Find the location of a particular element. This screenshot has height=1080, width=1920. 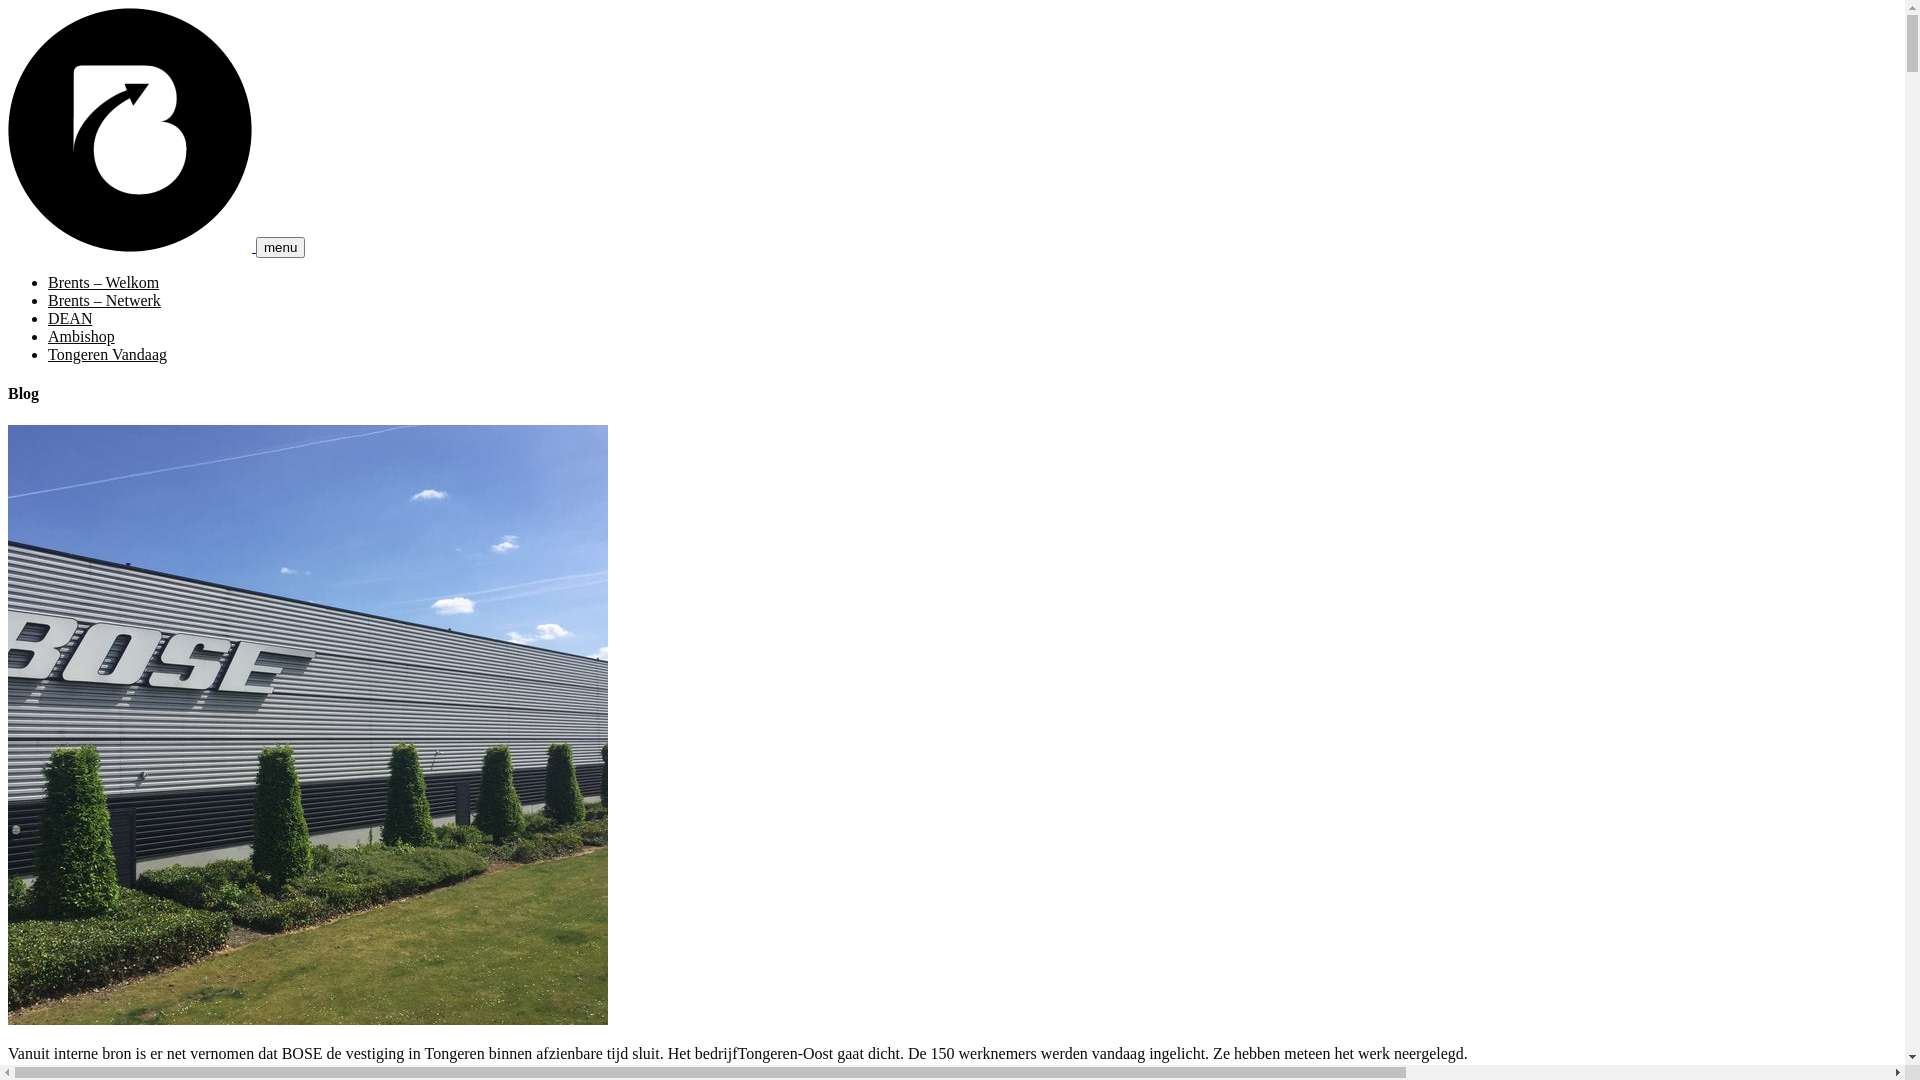

'DEAN' is located at coordinates (48, 317).